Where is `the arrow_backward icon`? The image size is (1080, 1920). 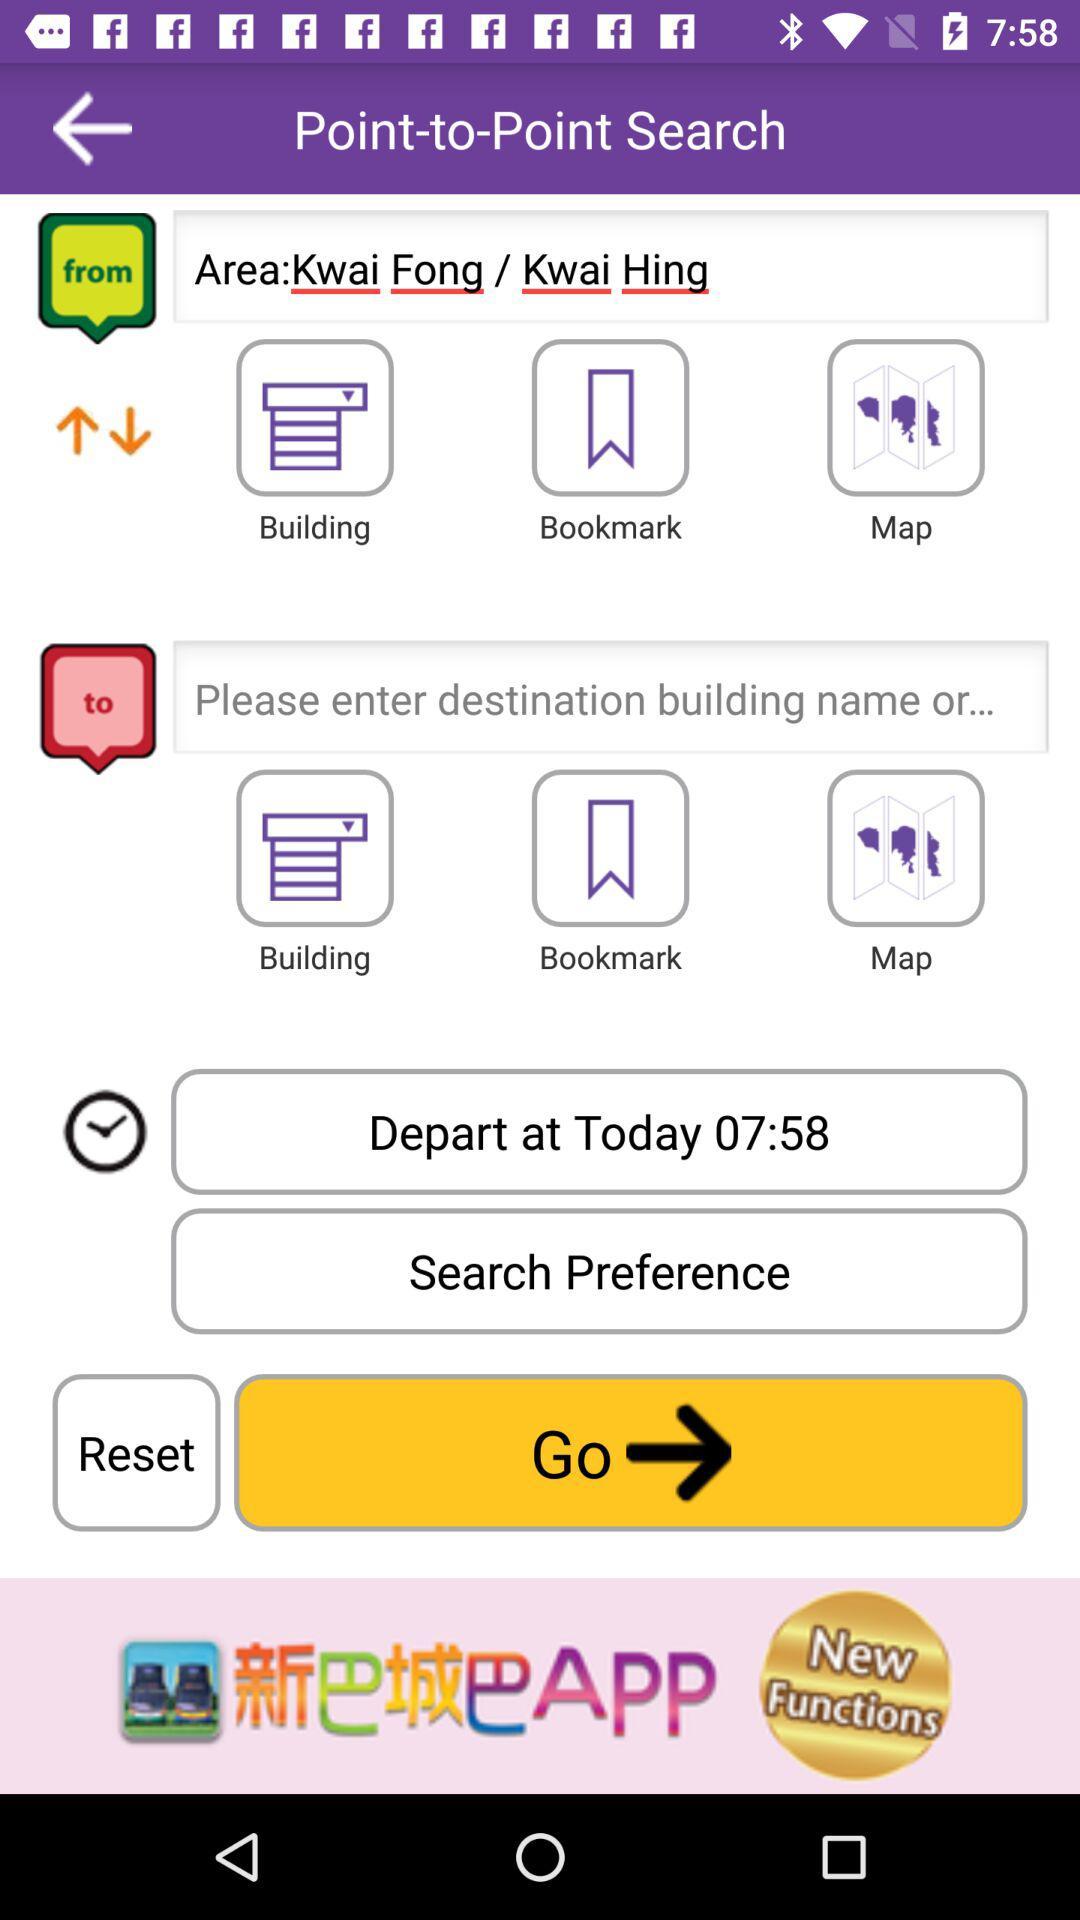 the arrow_backward icon is located at coordinates (92, 127).